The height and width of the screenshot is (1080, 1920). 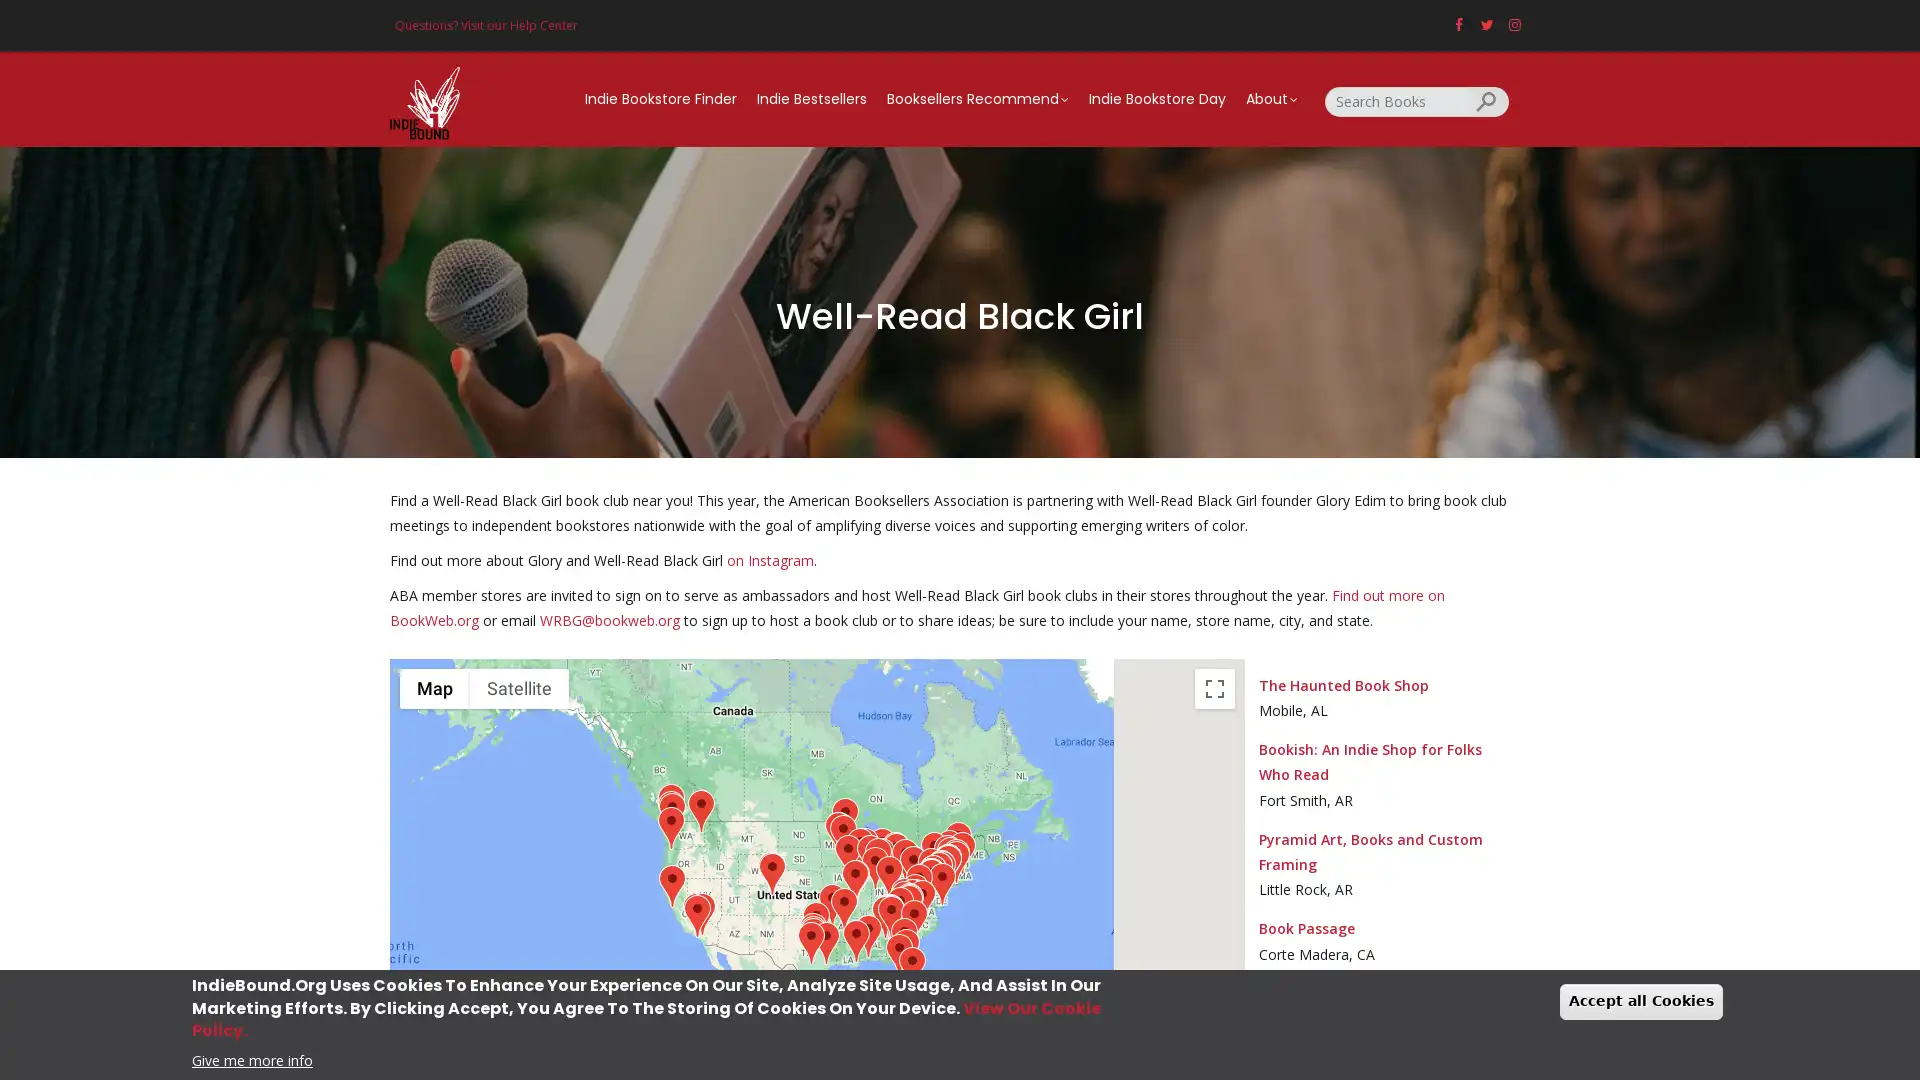 I want to click on Shop at MATTER, so click(x=770, y=871).